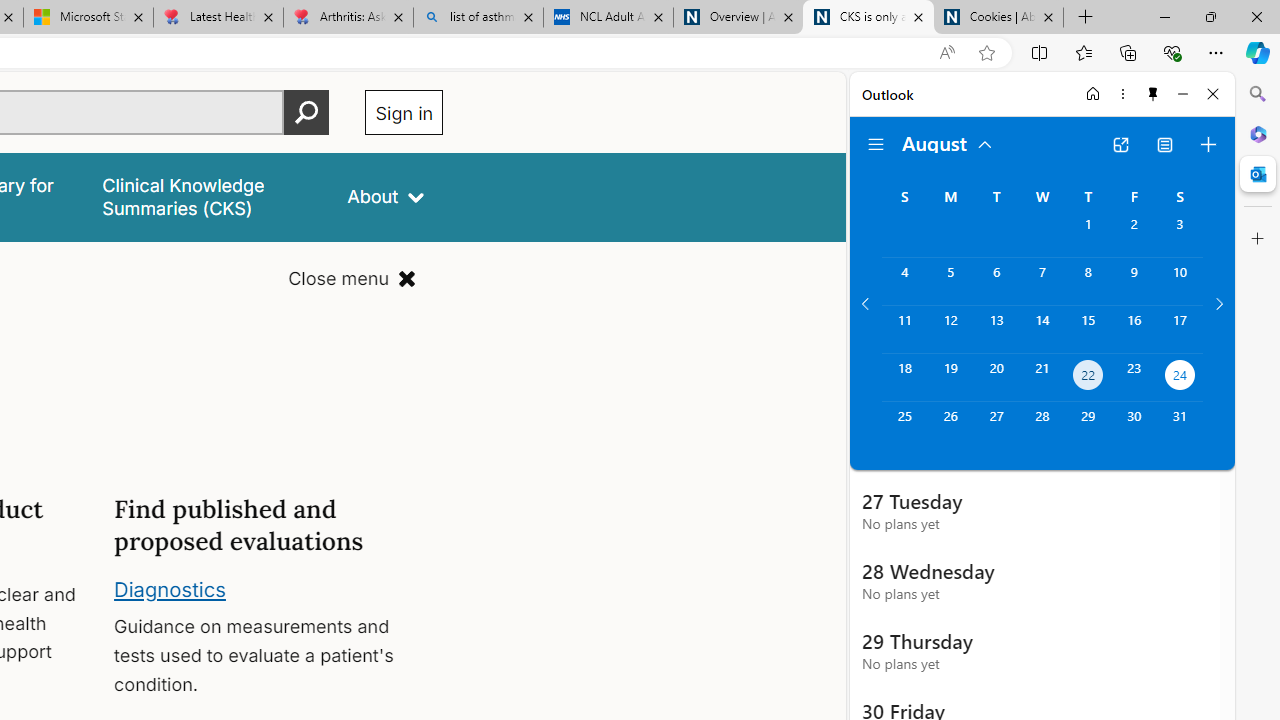  What do you see at coordinates (868, 17) in the screenshot?
I see `'CKS is only available in the UK | NICE'` at bounding box center [868, 17].